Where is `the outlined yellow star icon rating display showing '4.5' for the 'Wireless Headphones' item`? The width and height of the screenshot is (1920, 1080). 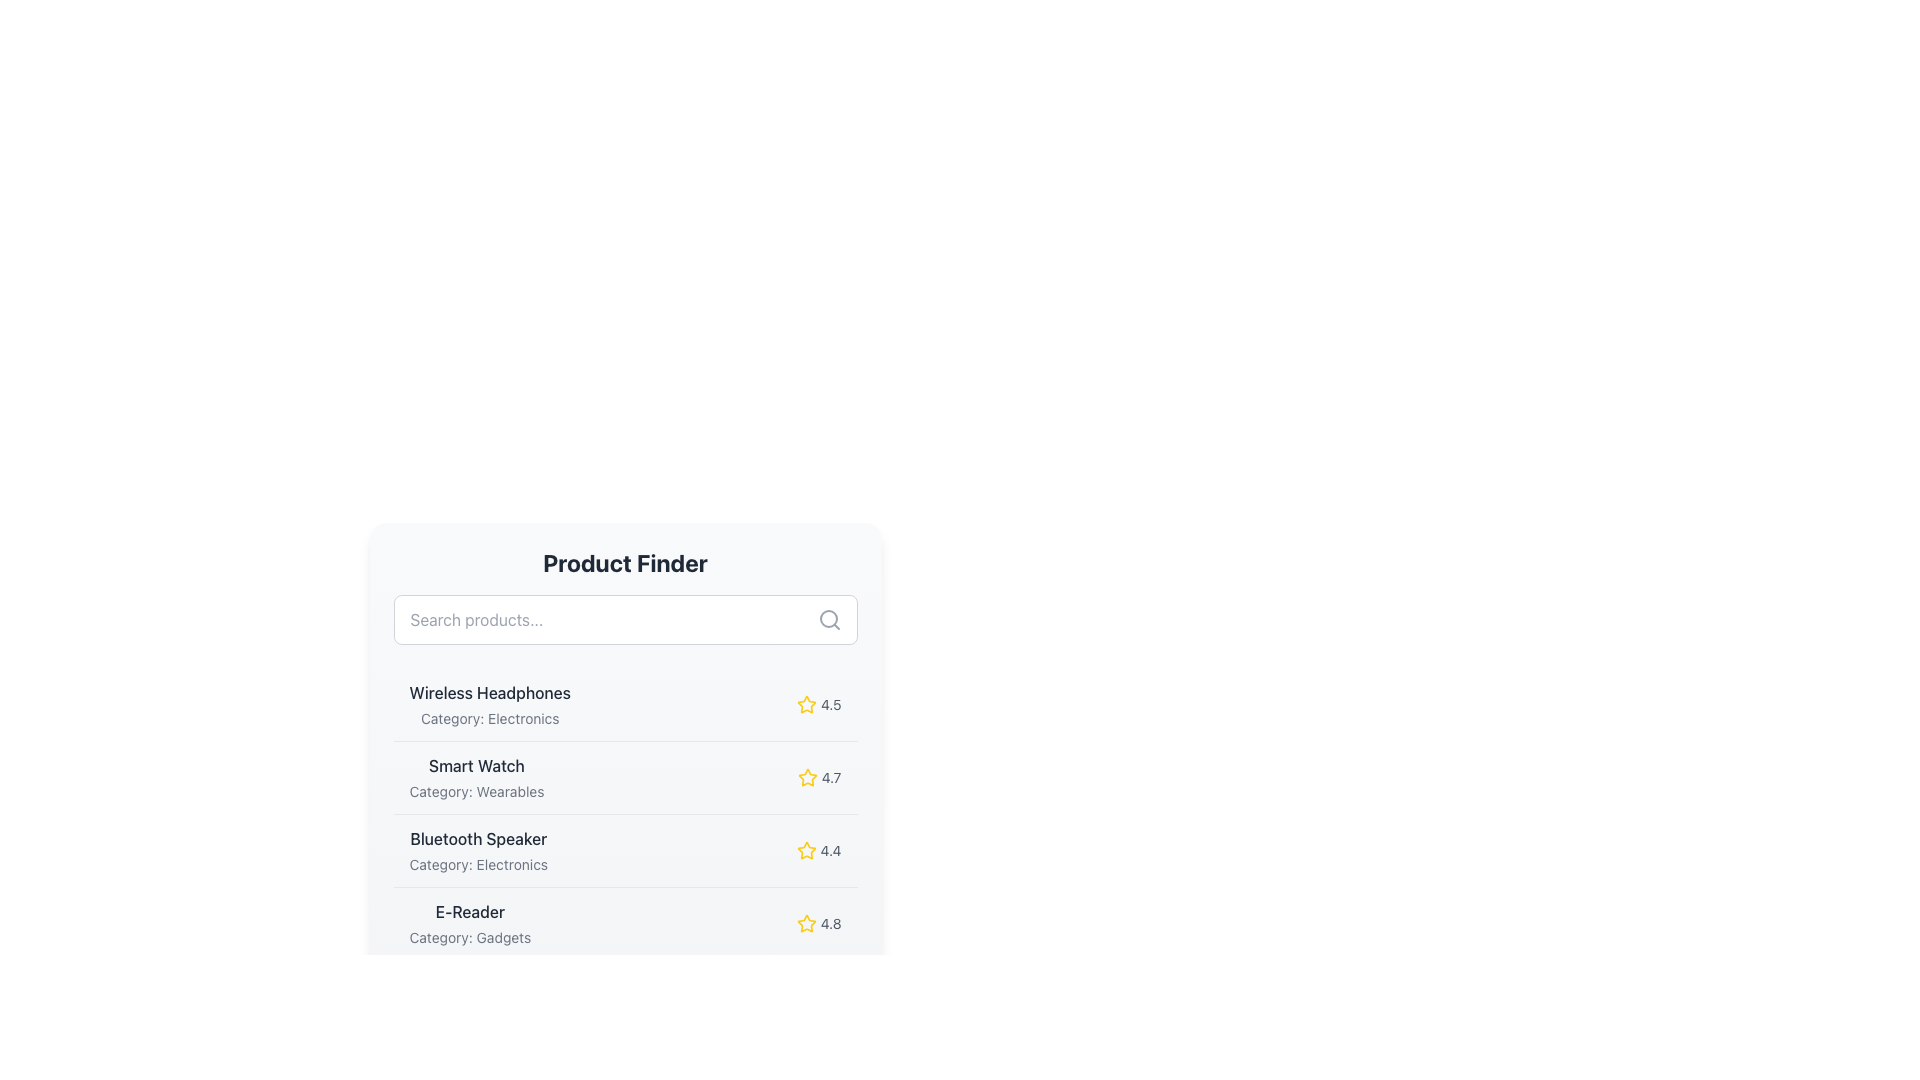
the outlined yellow star icon rating display showing '4.5' for the 'Wireless Headphones' item is located at coordinates (819, 704).